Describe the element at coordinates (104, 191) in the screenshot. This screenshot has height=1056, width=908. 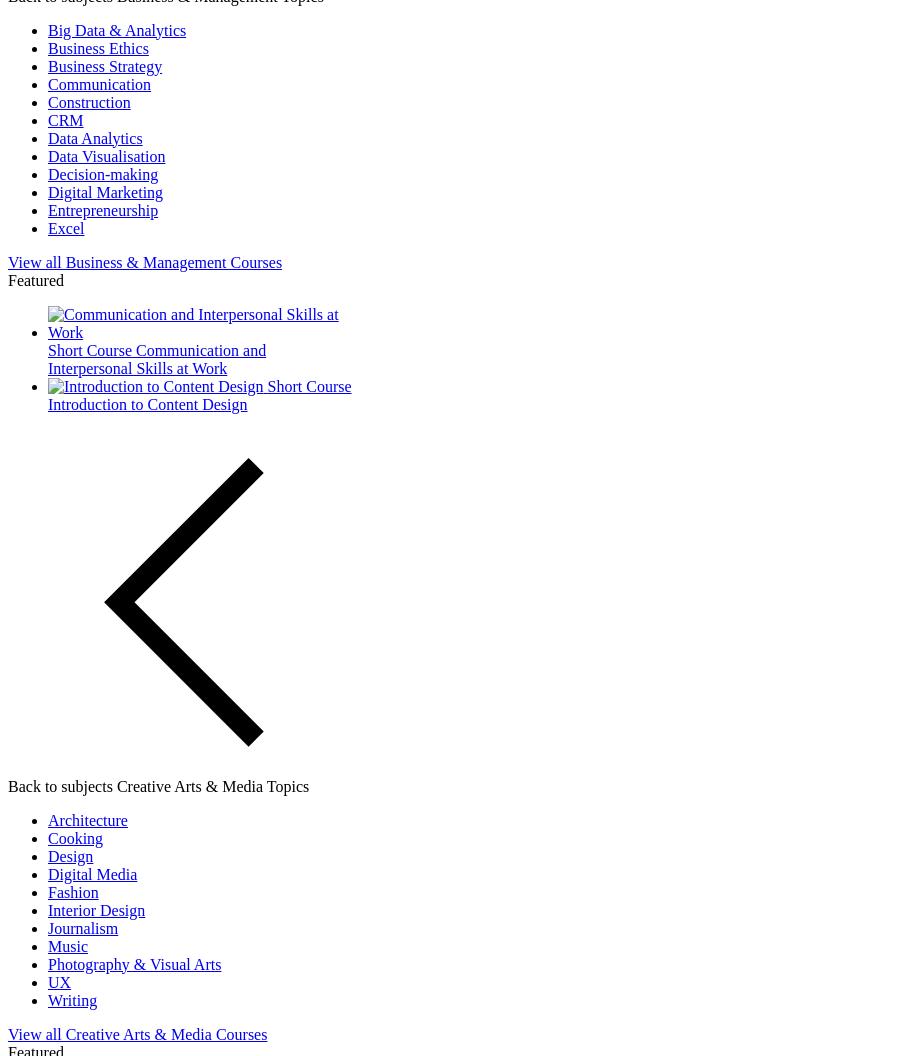
I see `'Digital Marketing'` at that location.